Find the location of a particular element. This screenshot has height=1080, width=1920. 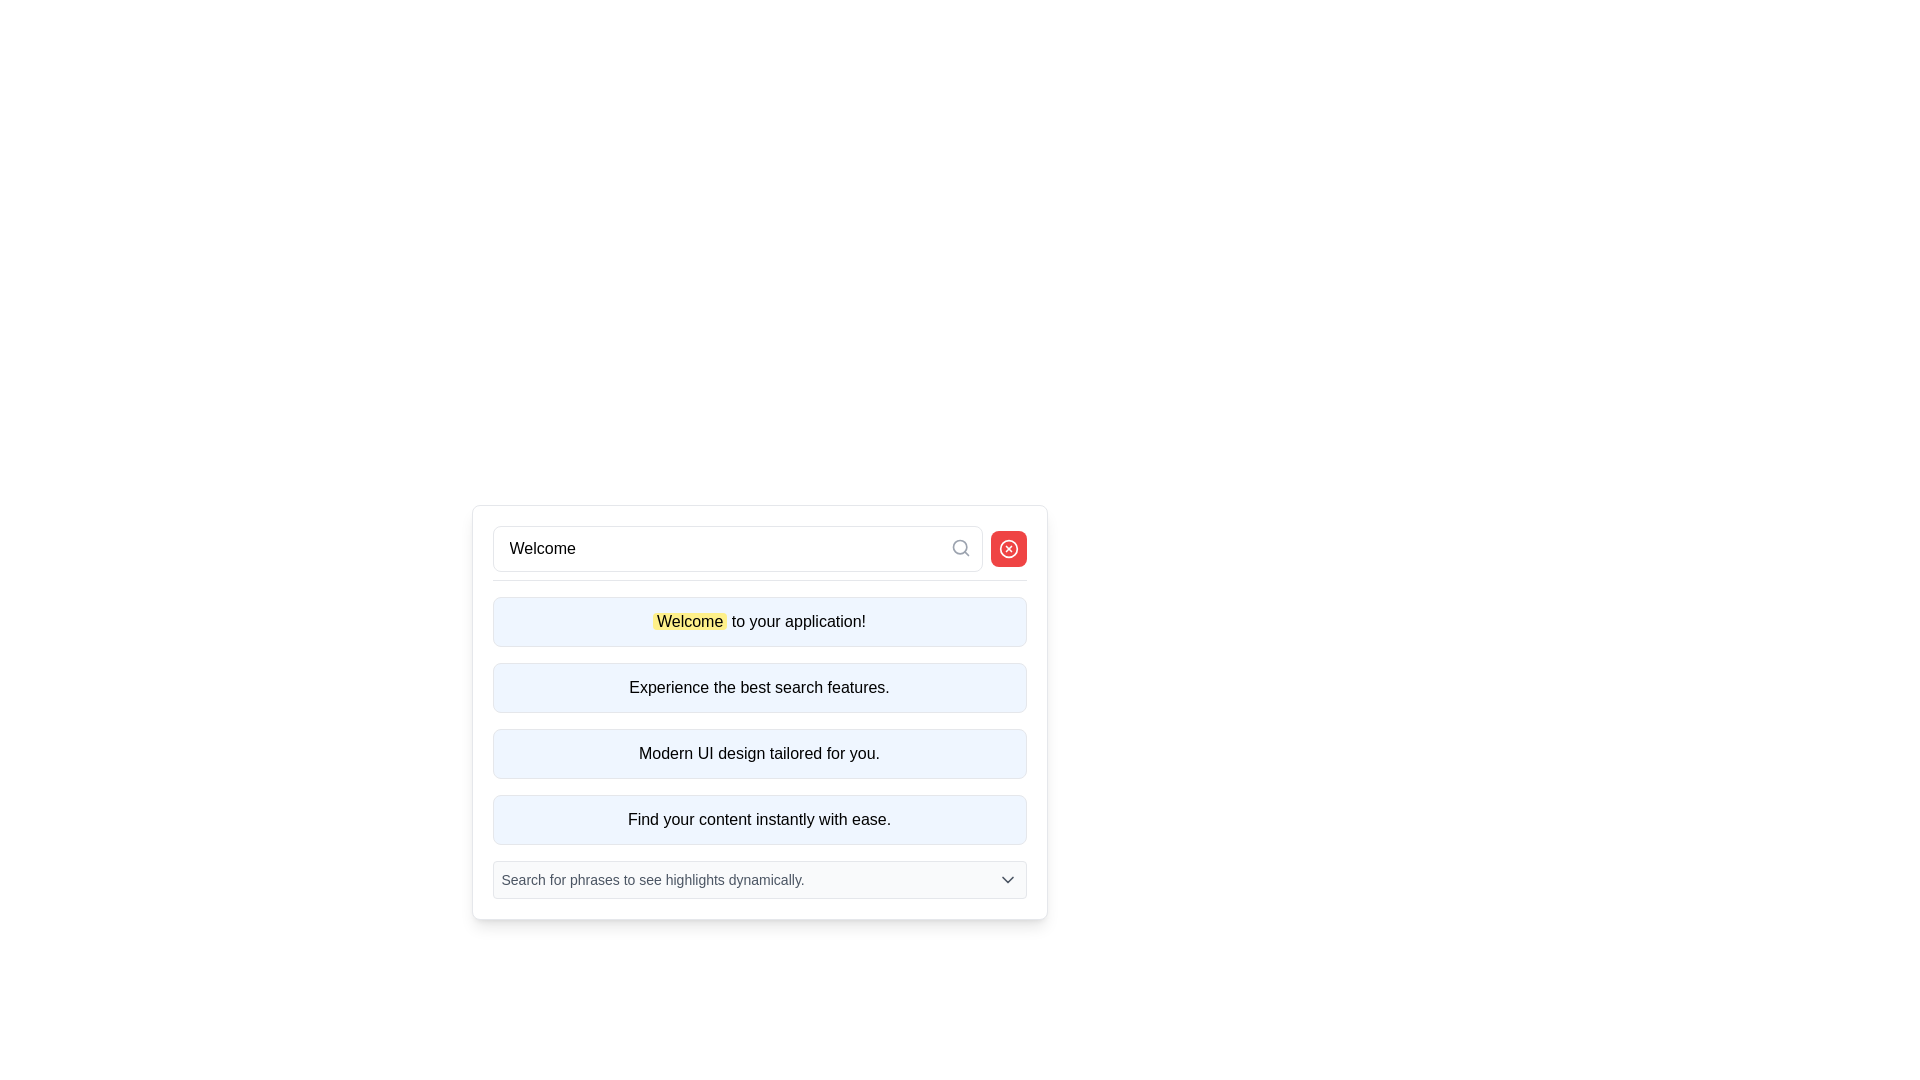

the 'Welcome' text label which has a yellow background and is located centered in the second line below the search input is located at coordinates (690, 620).